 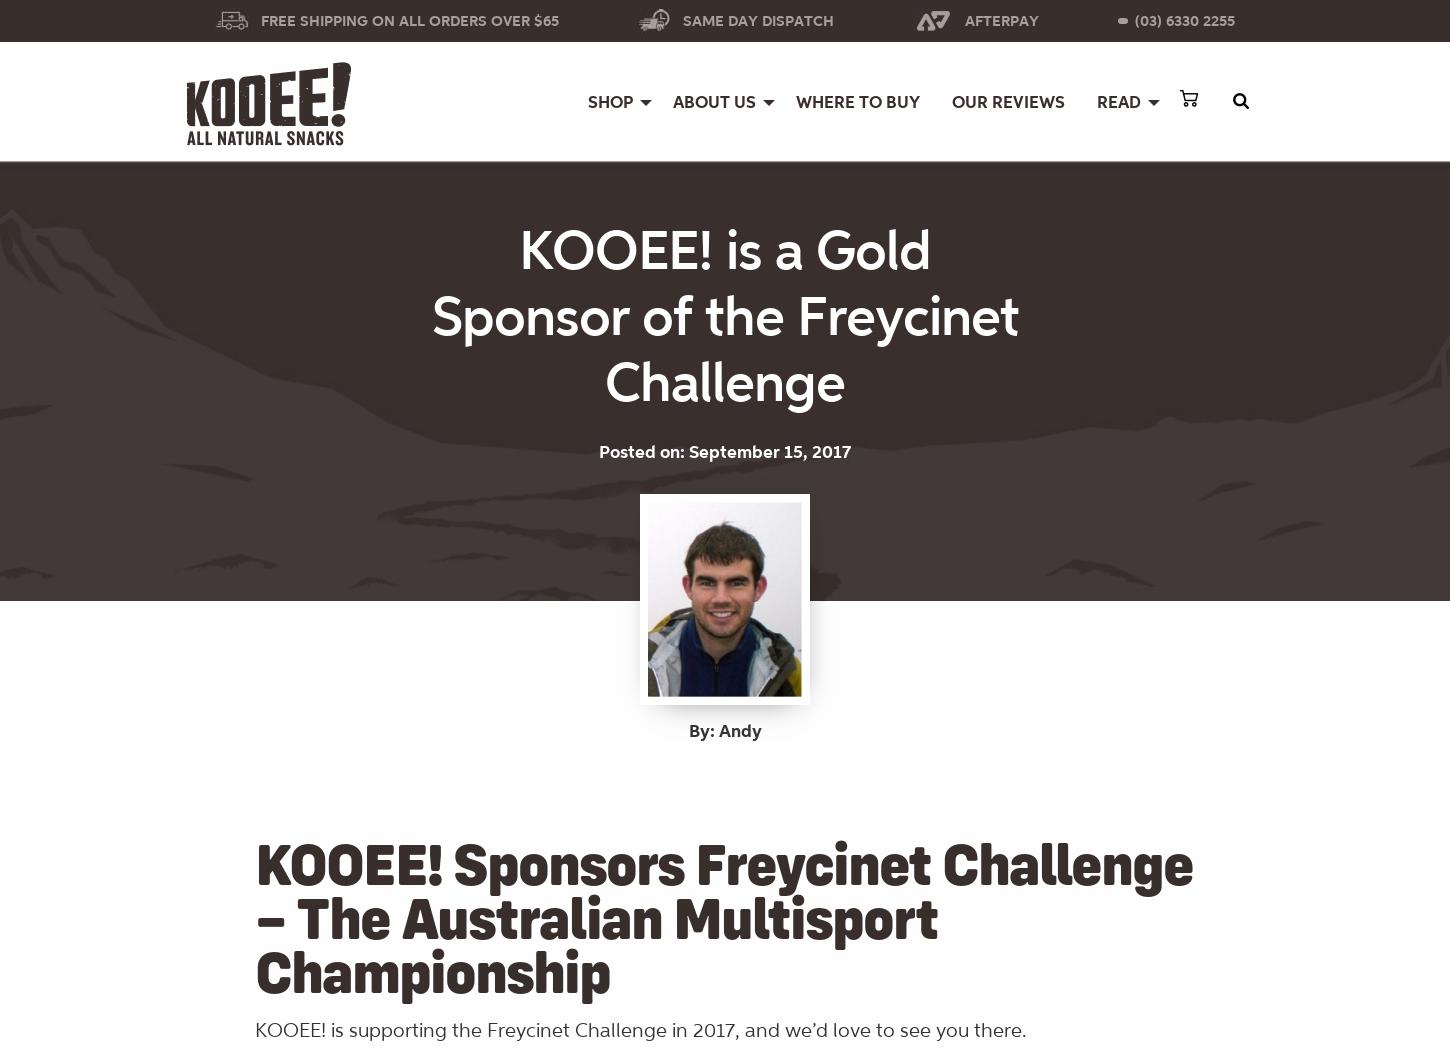 What do you see at coordinates (999, 21) in the screenshot?
I see `'Afterpay'` at bounding box center [999, 21].